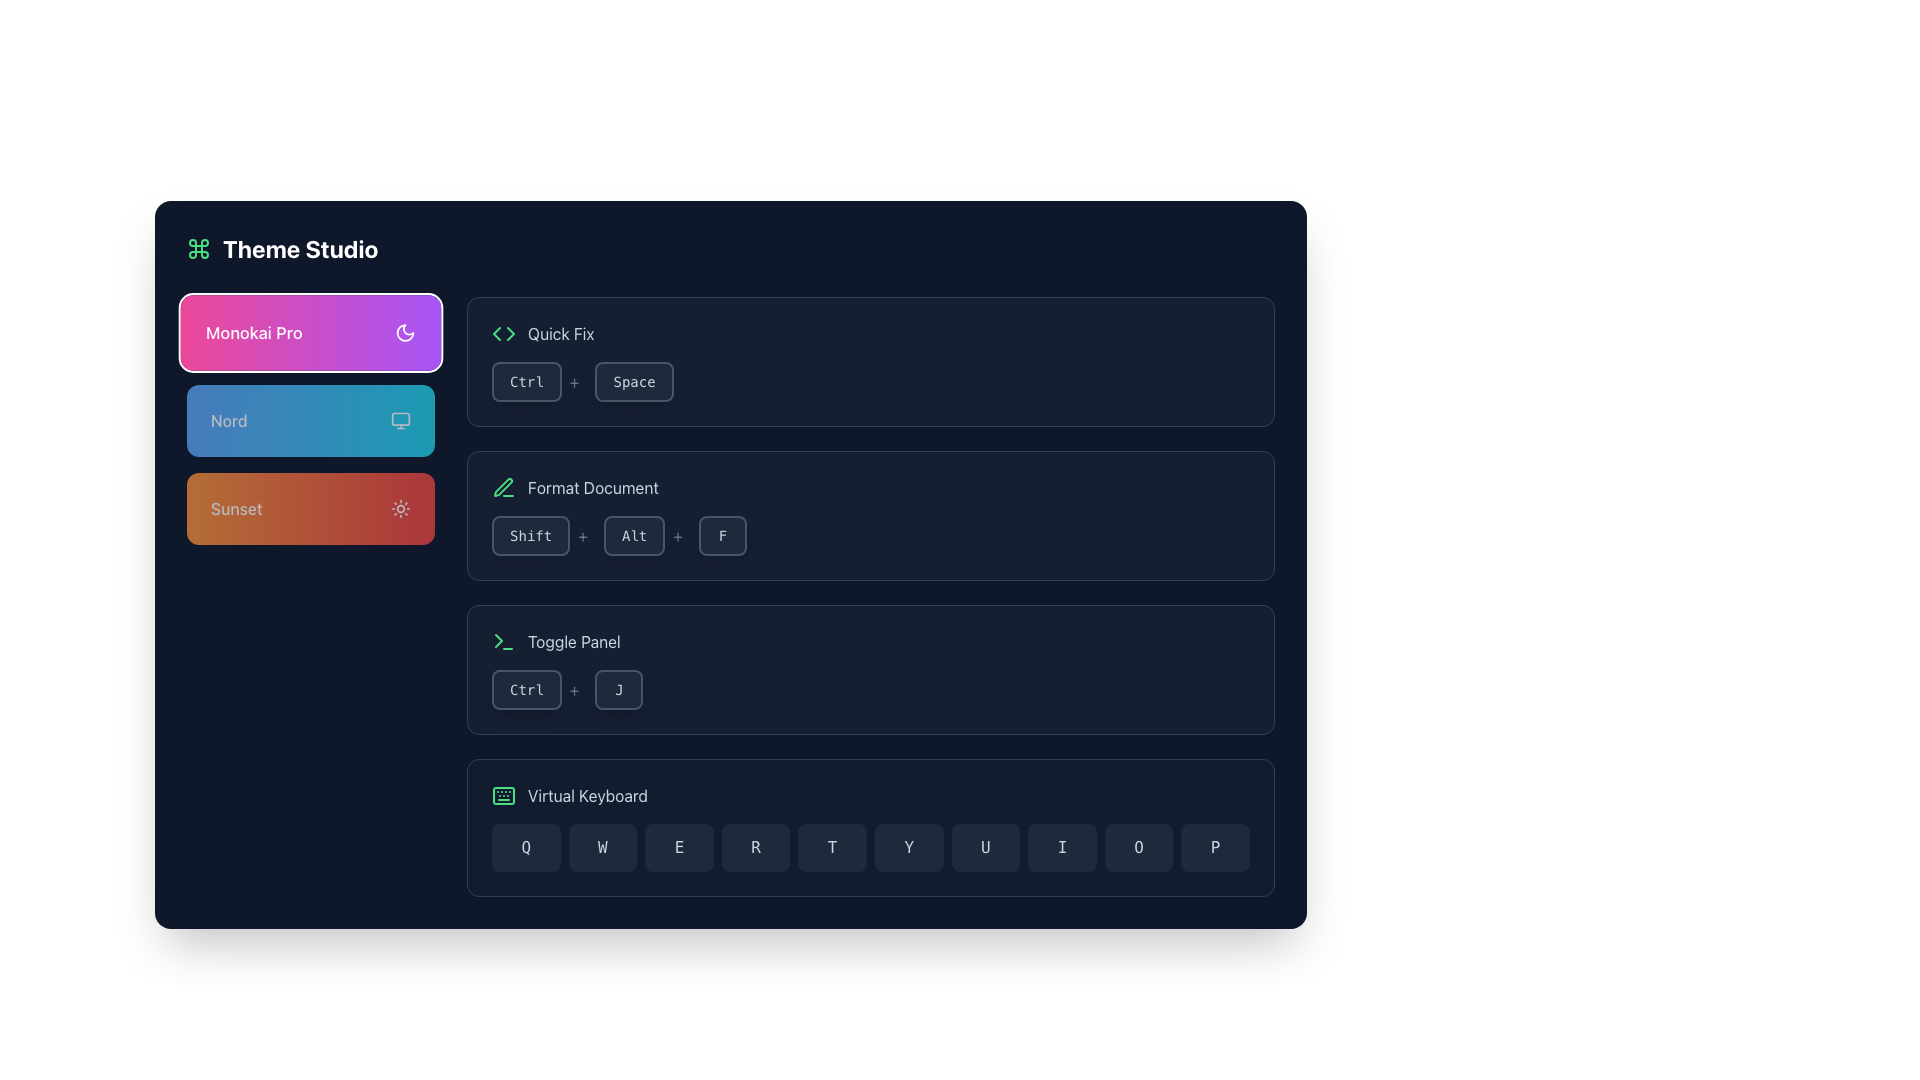 Image resolution: width=1920 pixels, height=1080 pixels. Describe the element at coordinates (310, 419) in the screenshot. I see `the 'Nord' theme selection button located in the left sidebar, which is the second button from the top, to trigger the tooltip or styling effects` at that location.